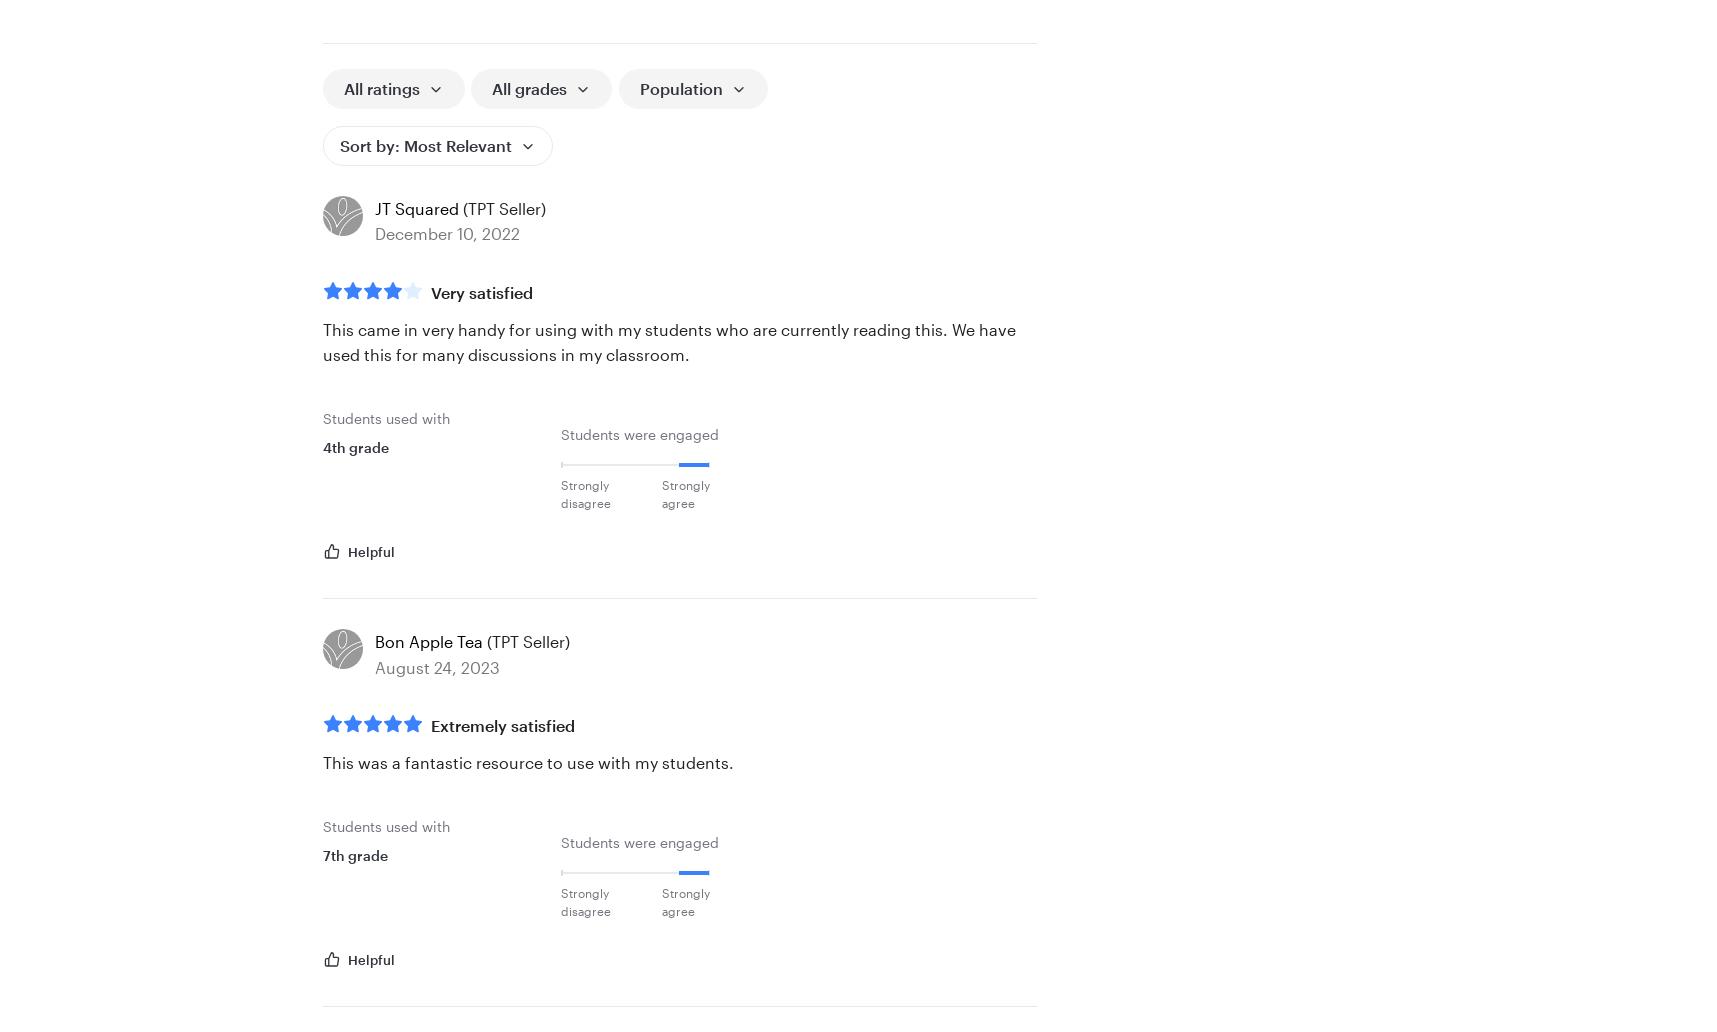 The width and height of the screenshot is (1717, 1032). Describe the element at coordinates (415, 206) in the screenshot. I see `'JT Squared'` at that location.